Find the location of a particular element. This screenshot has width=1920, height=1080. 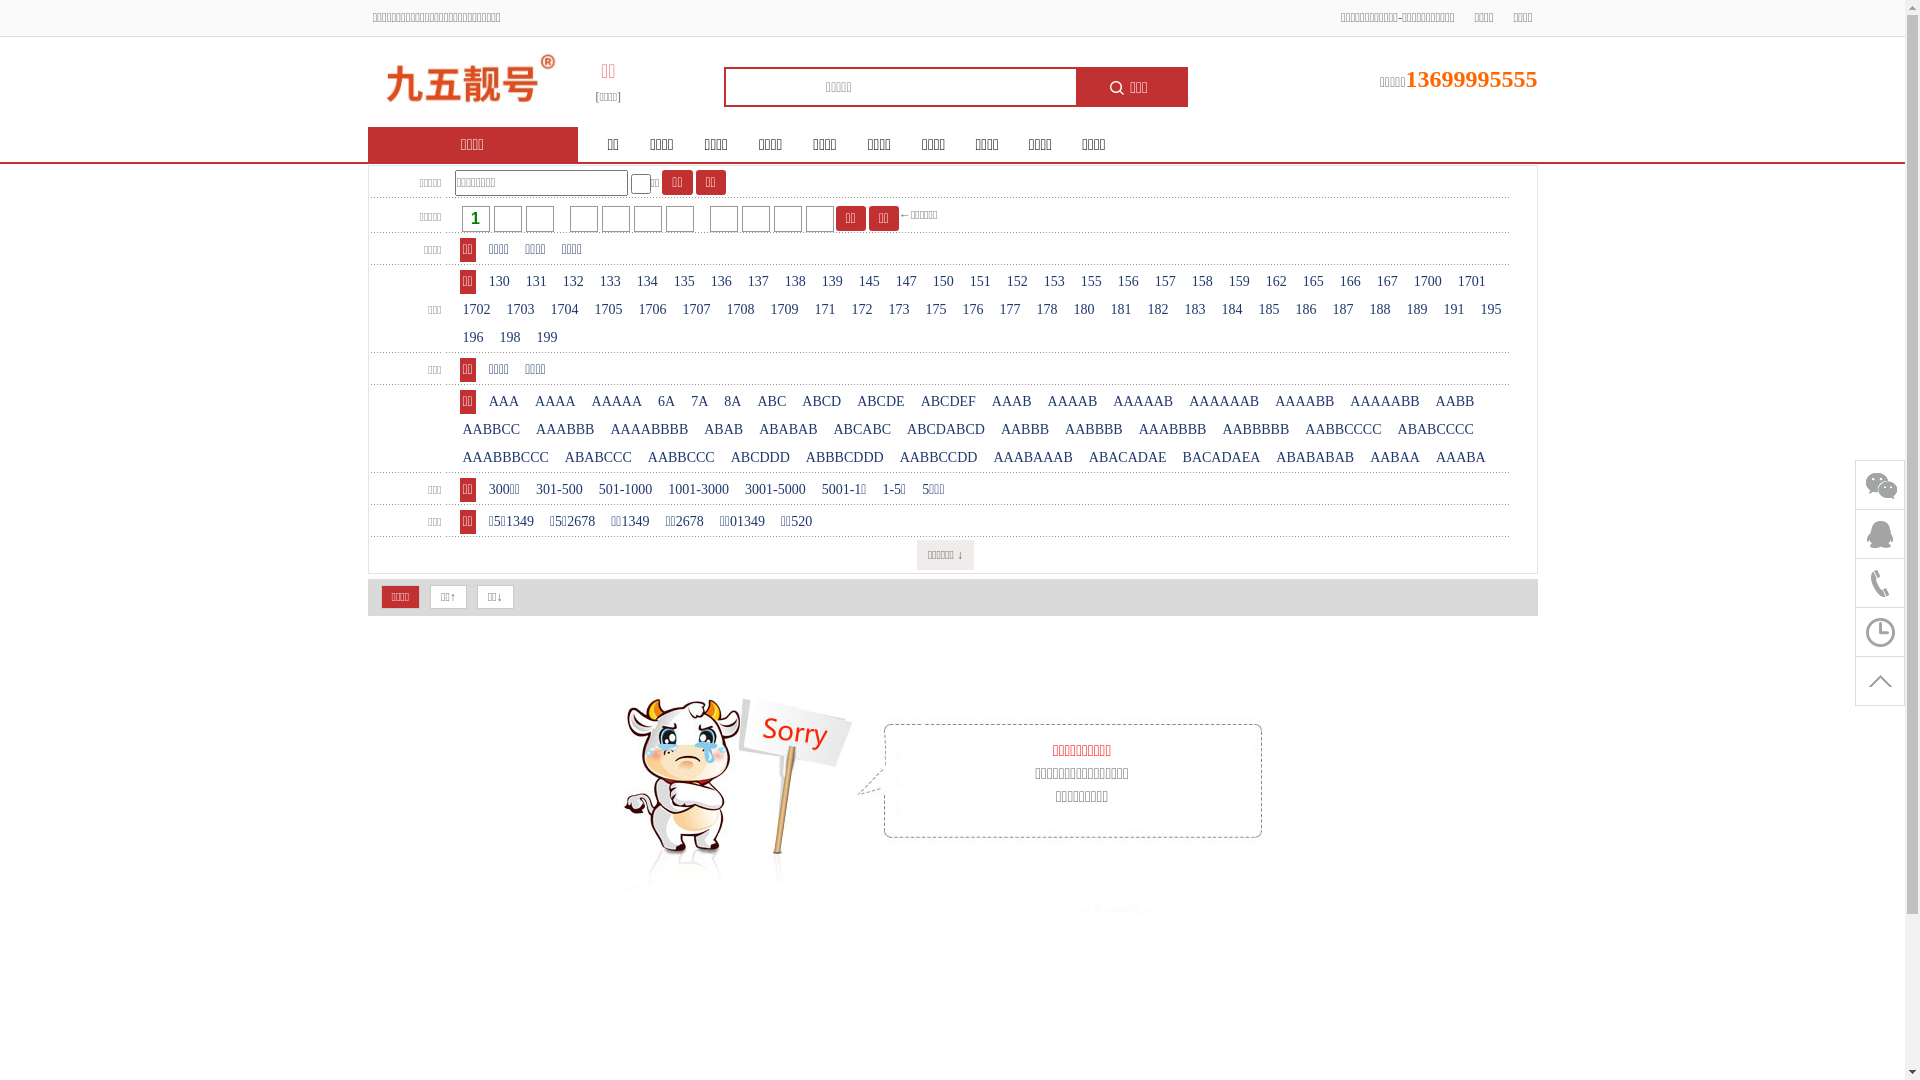

'AABBB' is located at coordinates (1025, 428).